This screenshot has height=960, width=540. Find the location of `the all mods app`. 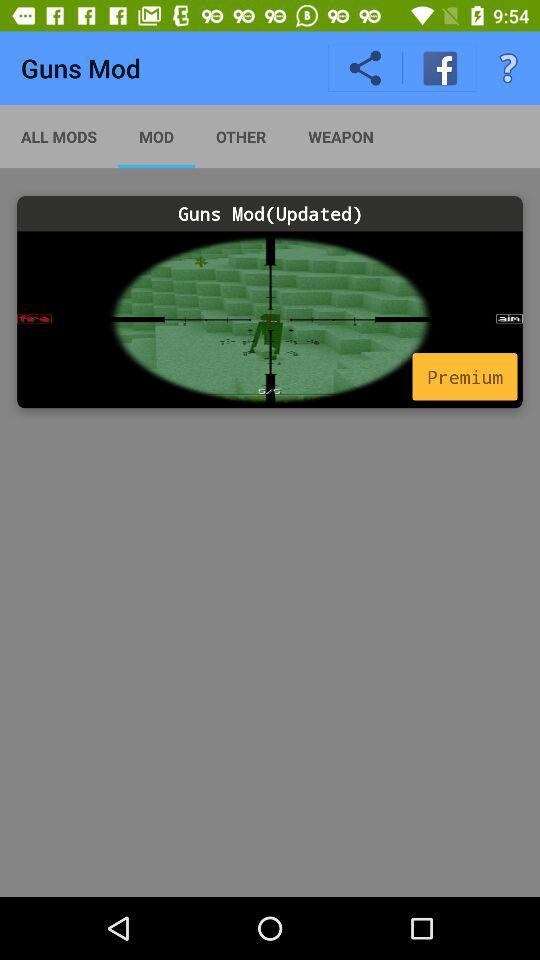

the all mods app is located at coordinates (59, 135).